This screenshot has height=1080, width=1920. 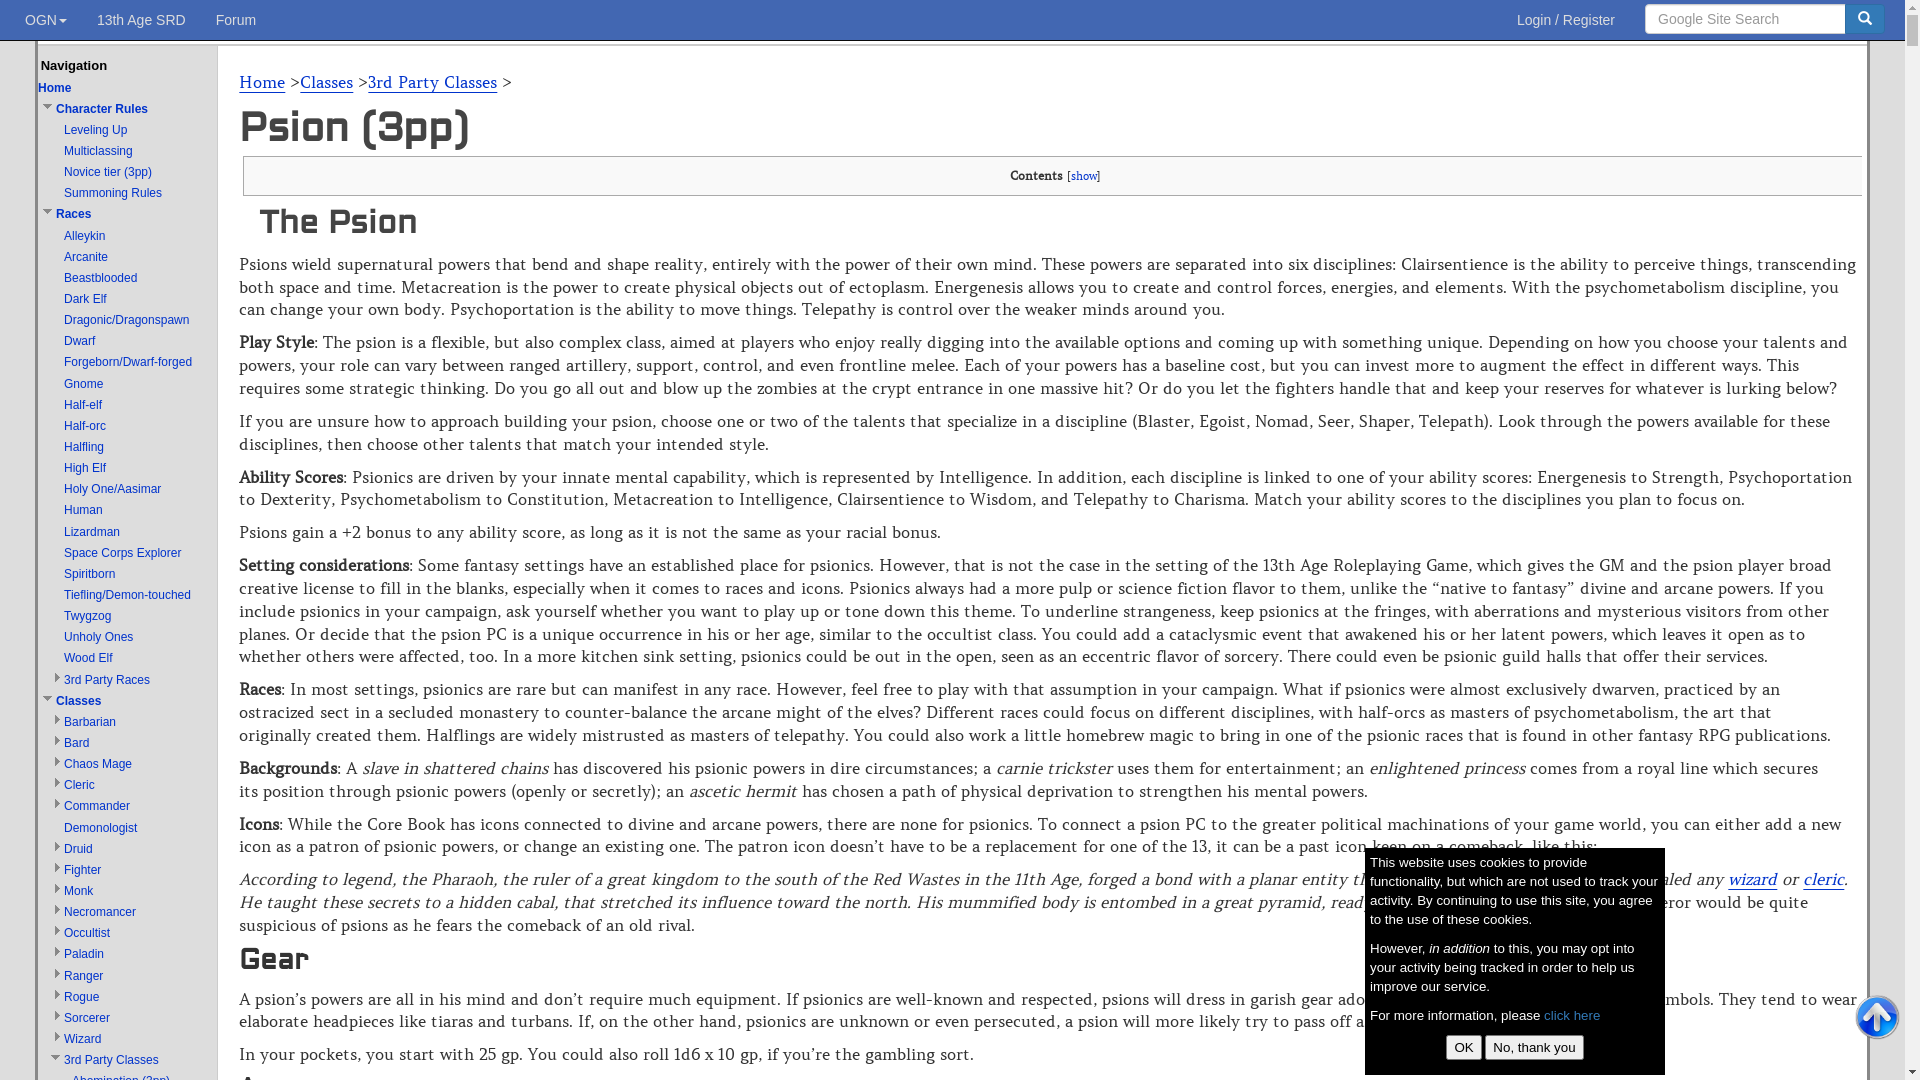 What do you see at coordinates (1564, 19) in the screenshot?
I see `'Login / Register'` at bounding box center [1564, 19].